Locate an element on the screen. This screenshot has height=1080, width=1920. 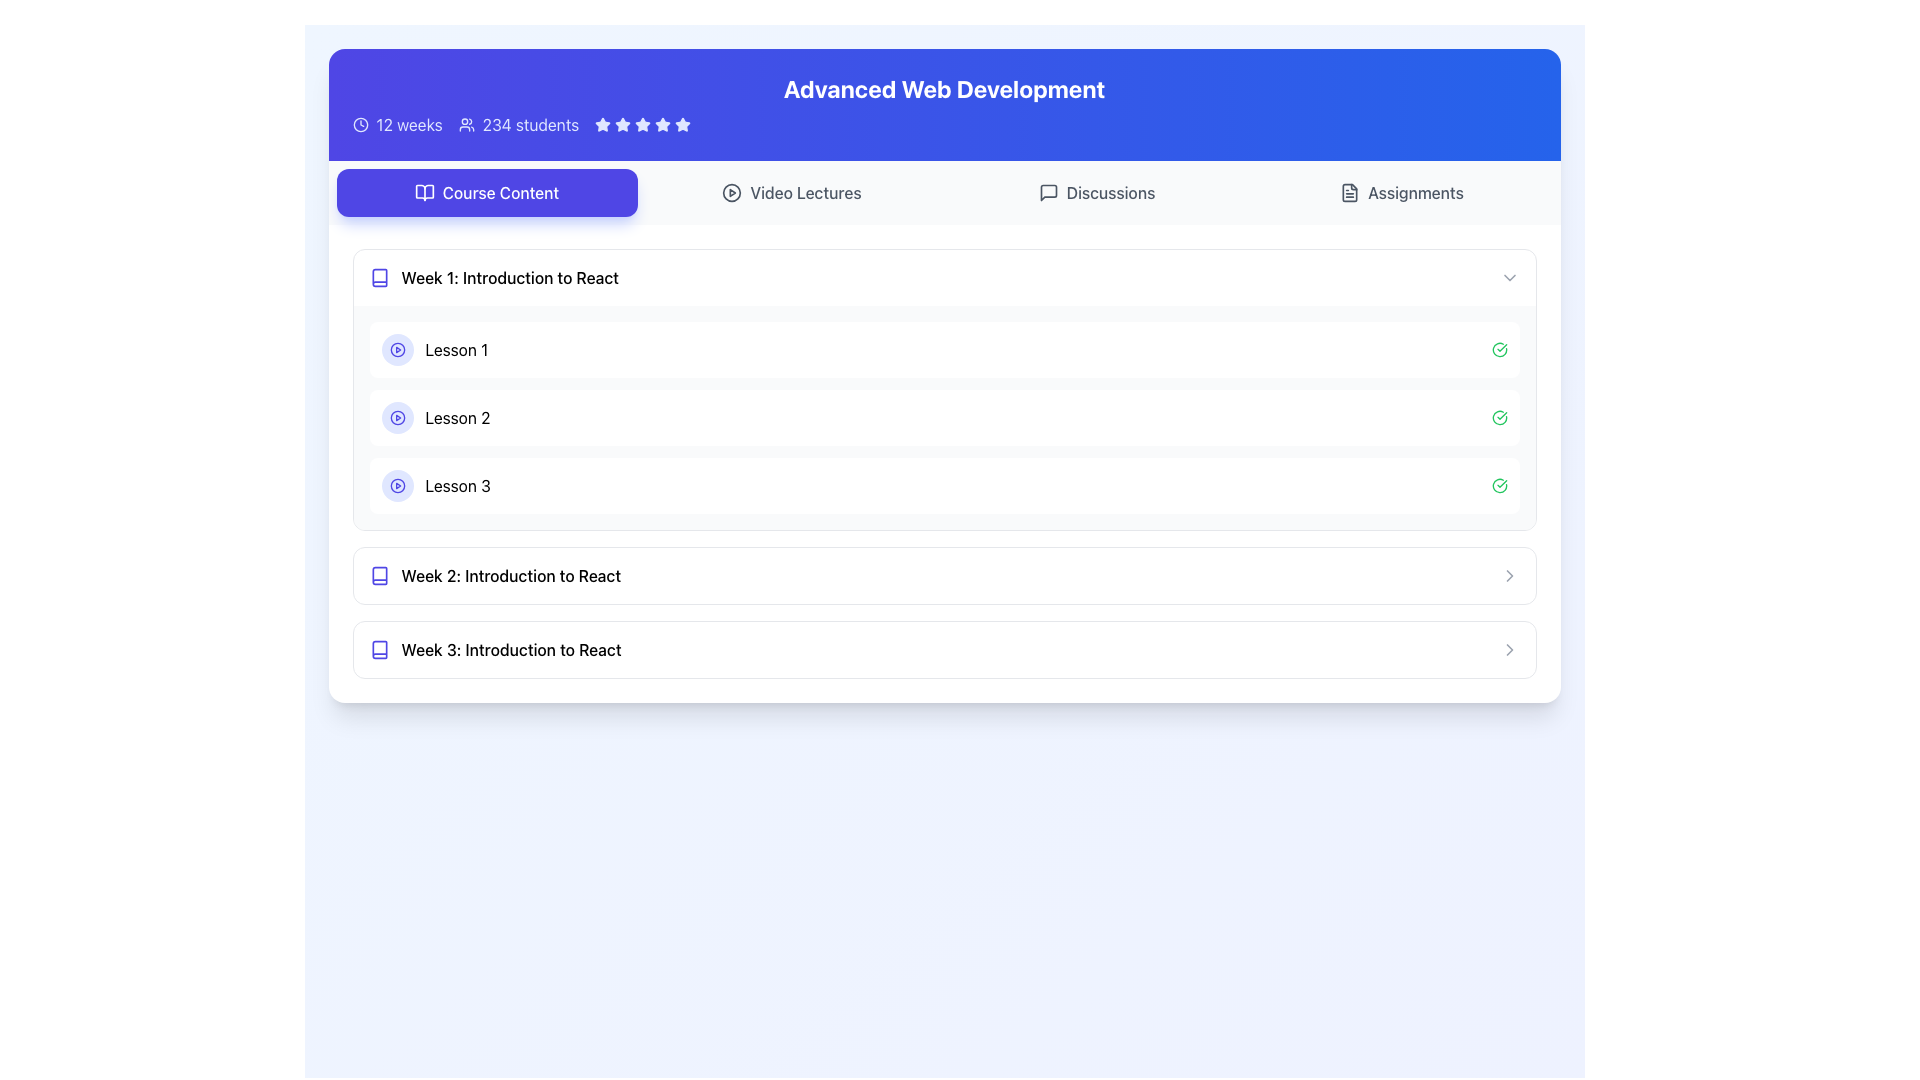
the icon that signifies the 'Week 1' section, located to the immediate left of the section header labeled 'Week 1: Introduction to React' is located at coordinates (379, 277).